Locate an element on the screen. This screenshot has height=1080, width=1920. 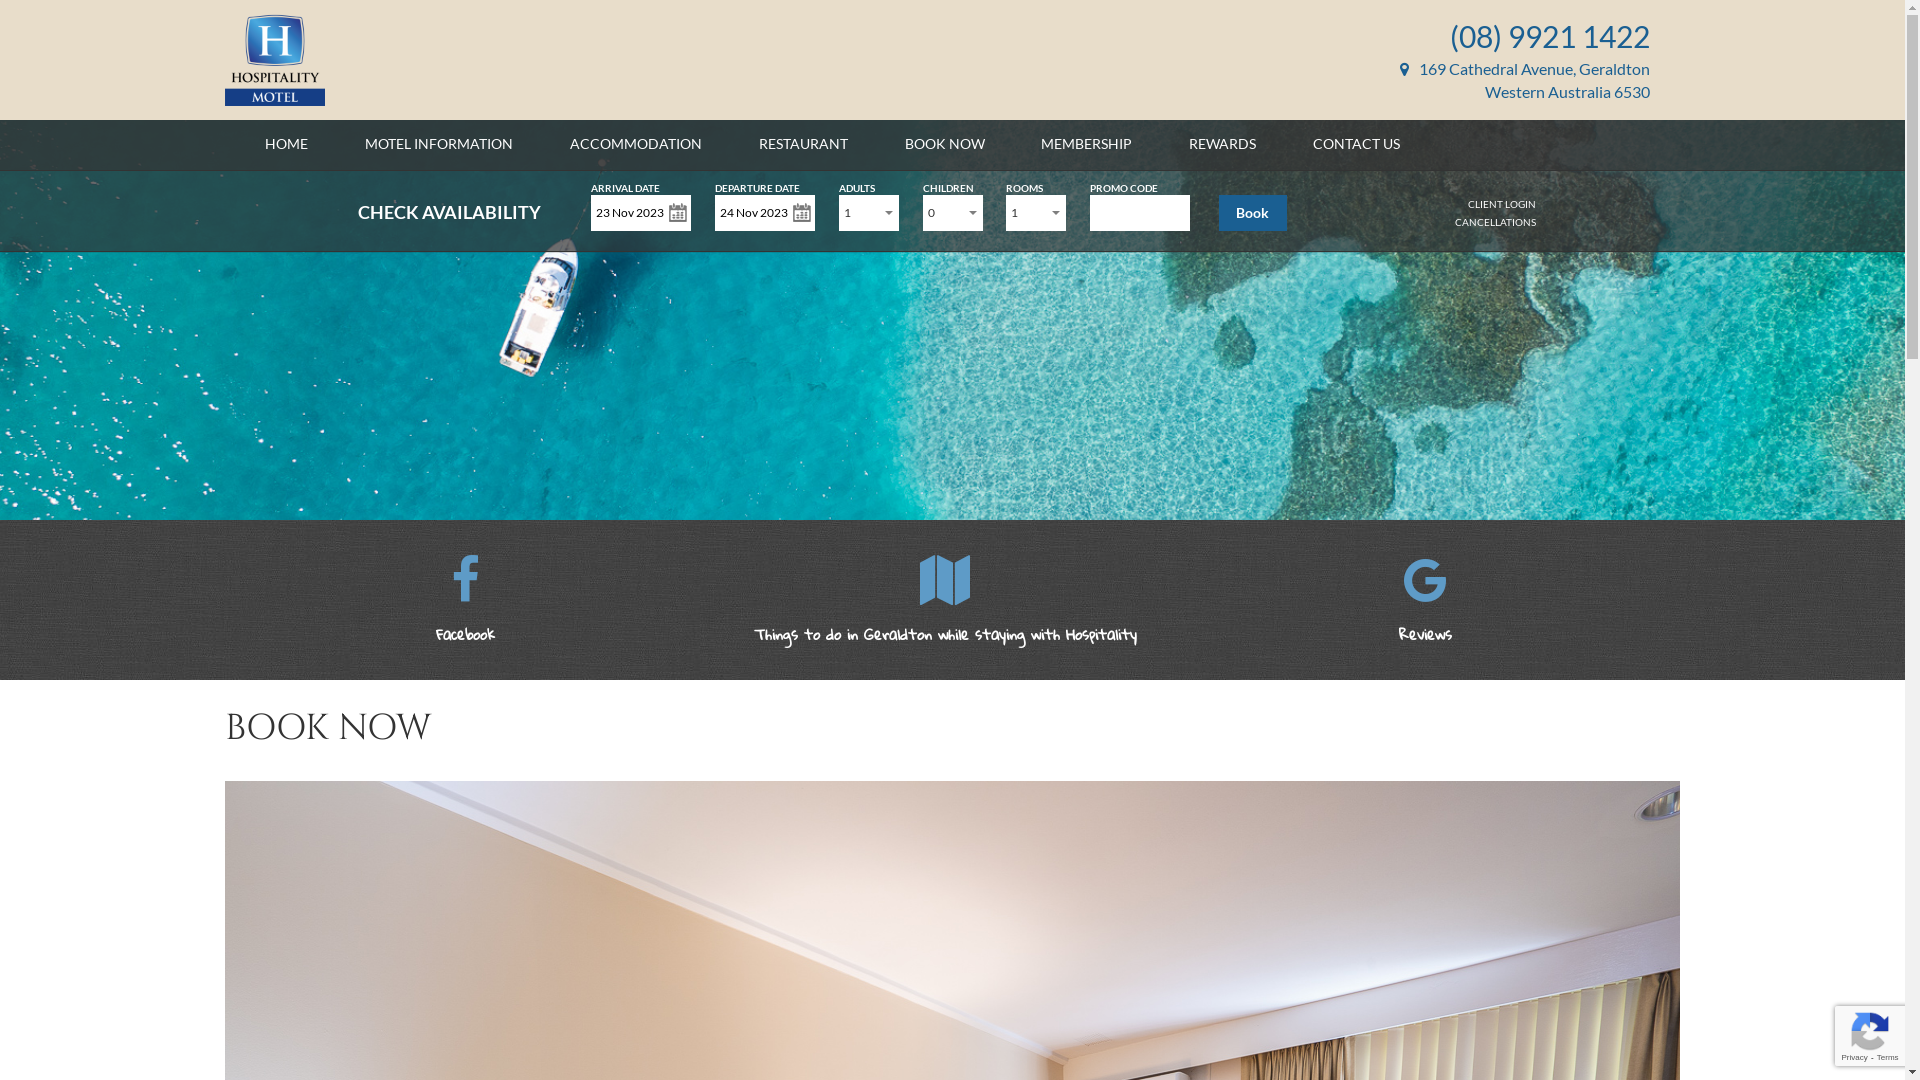
'CANCELLATIONS' is located at coordinates (1495, 222).